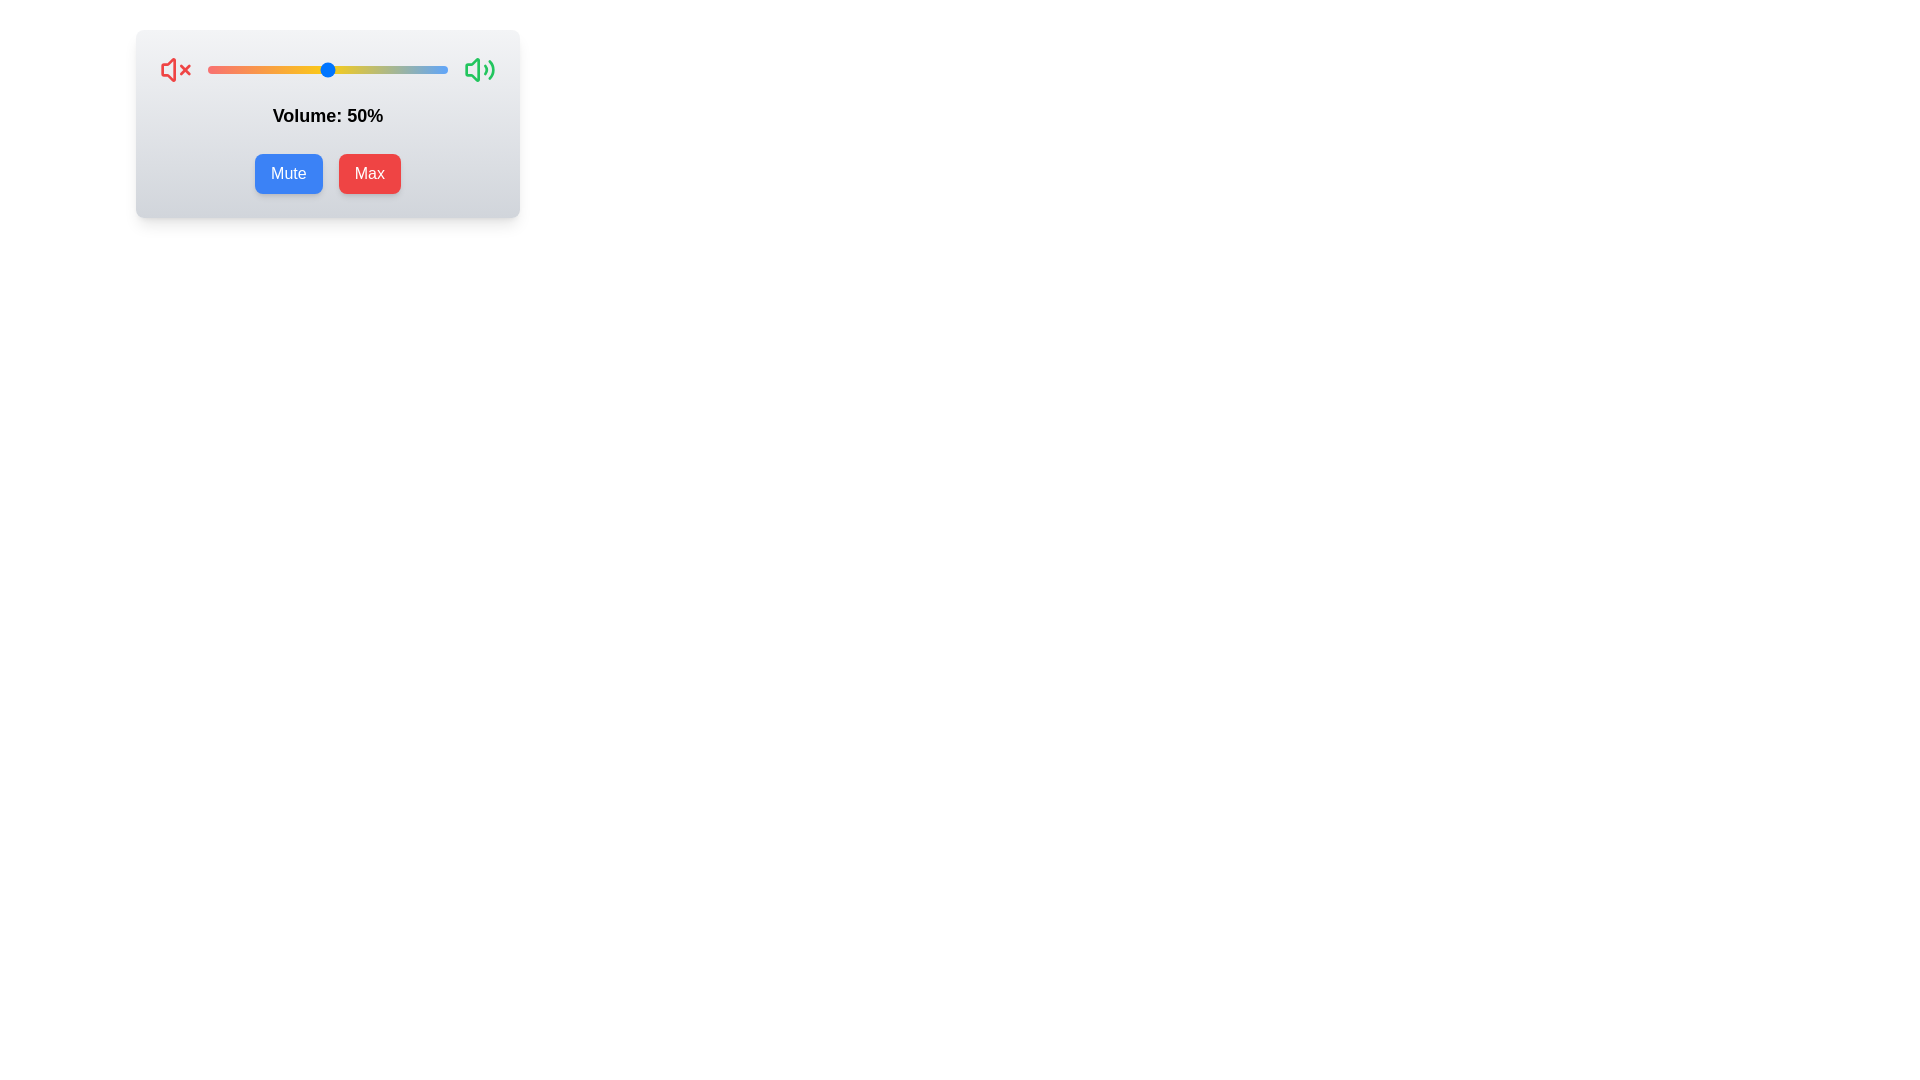 The height and width of the screenshot is (1080, 1920). What do you see at coordinates (392, 68) in the screenshot?
I see `the volume slider to 77% level` at bounding box center [392, 68].